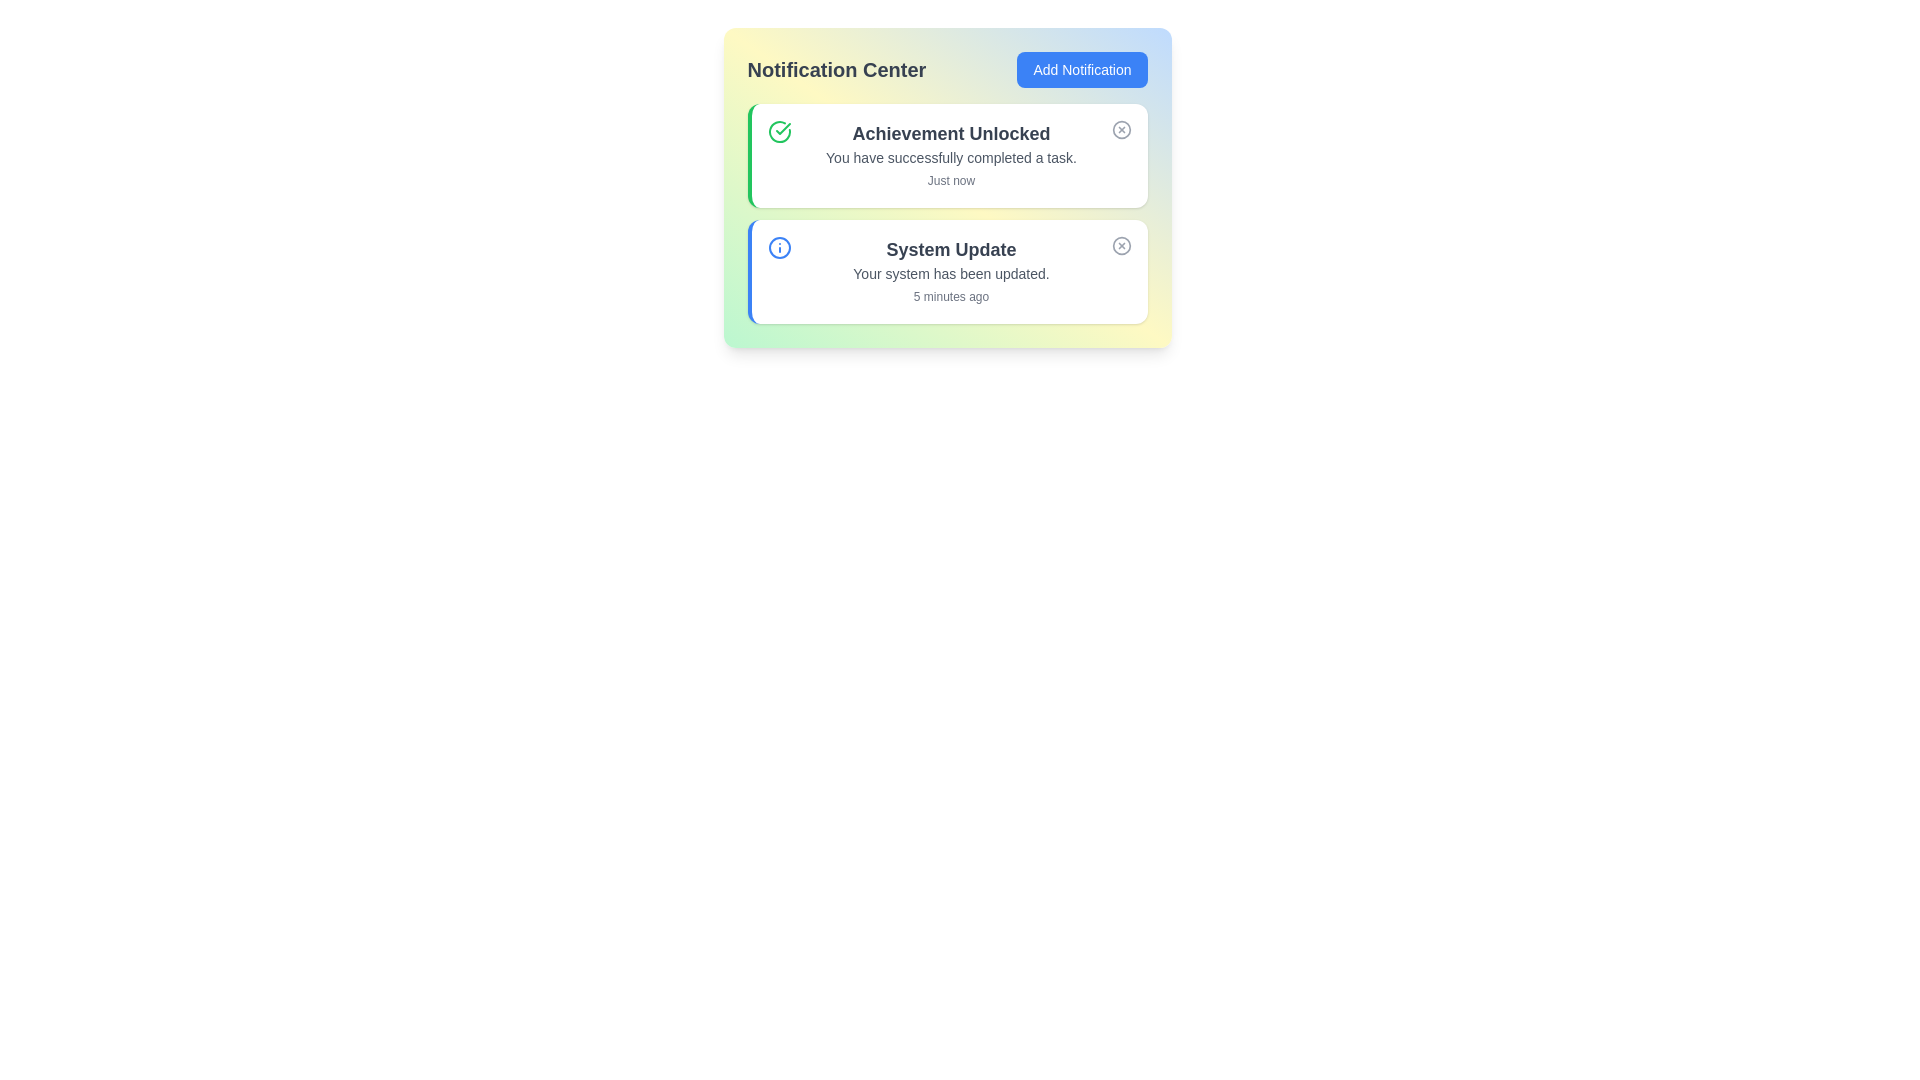  Describe the element at coordinates (1121, 245) in the screenshot. I see `the circular visual component in the 'System Update' notification block, positioned to the right of the notification title` at that location.